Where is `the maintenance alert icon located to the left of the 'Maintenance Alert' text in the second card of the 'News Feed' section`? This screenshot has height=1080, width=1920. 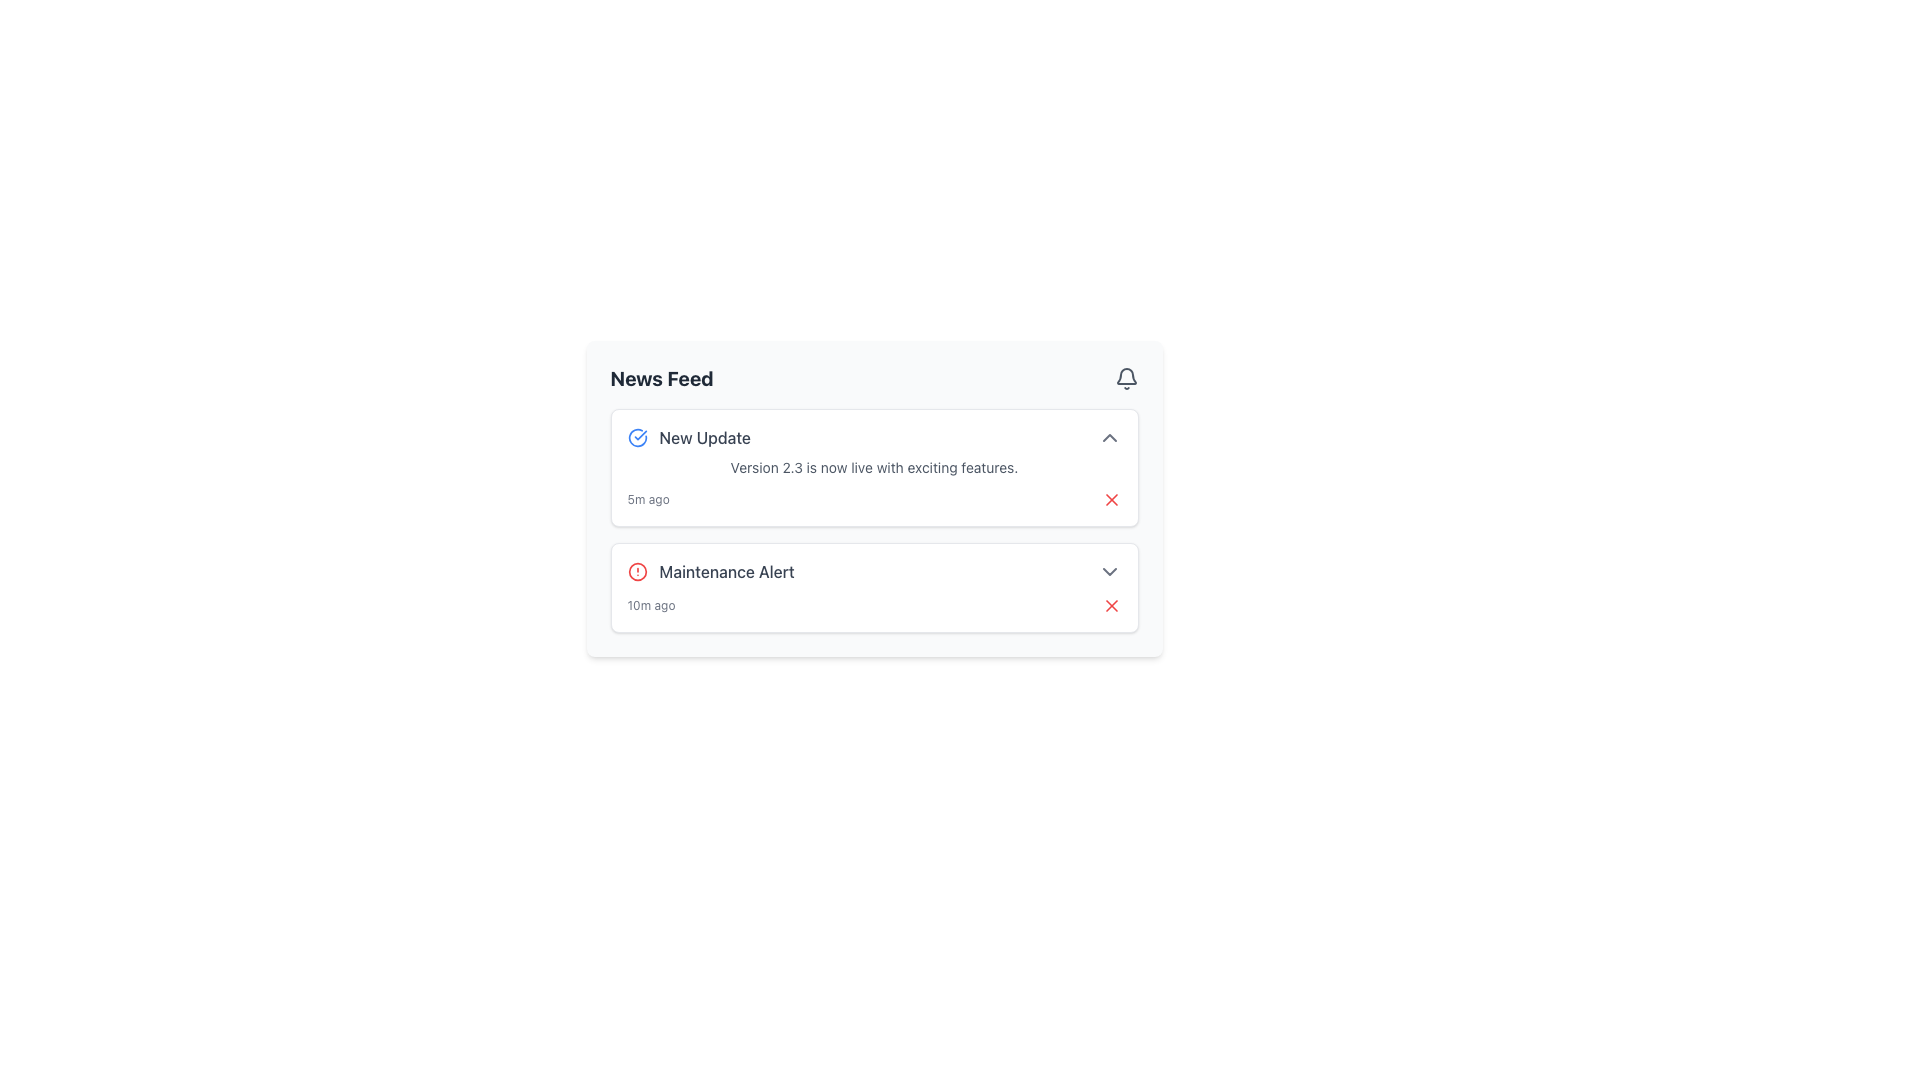 the maintenance alert icon located to the left of the 'Maintenance Alert' text in the second card of the 'News Feed' section is located at coordinates (636, 571).